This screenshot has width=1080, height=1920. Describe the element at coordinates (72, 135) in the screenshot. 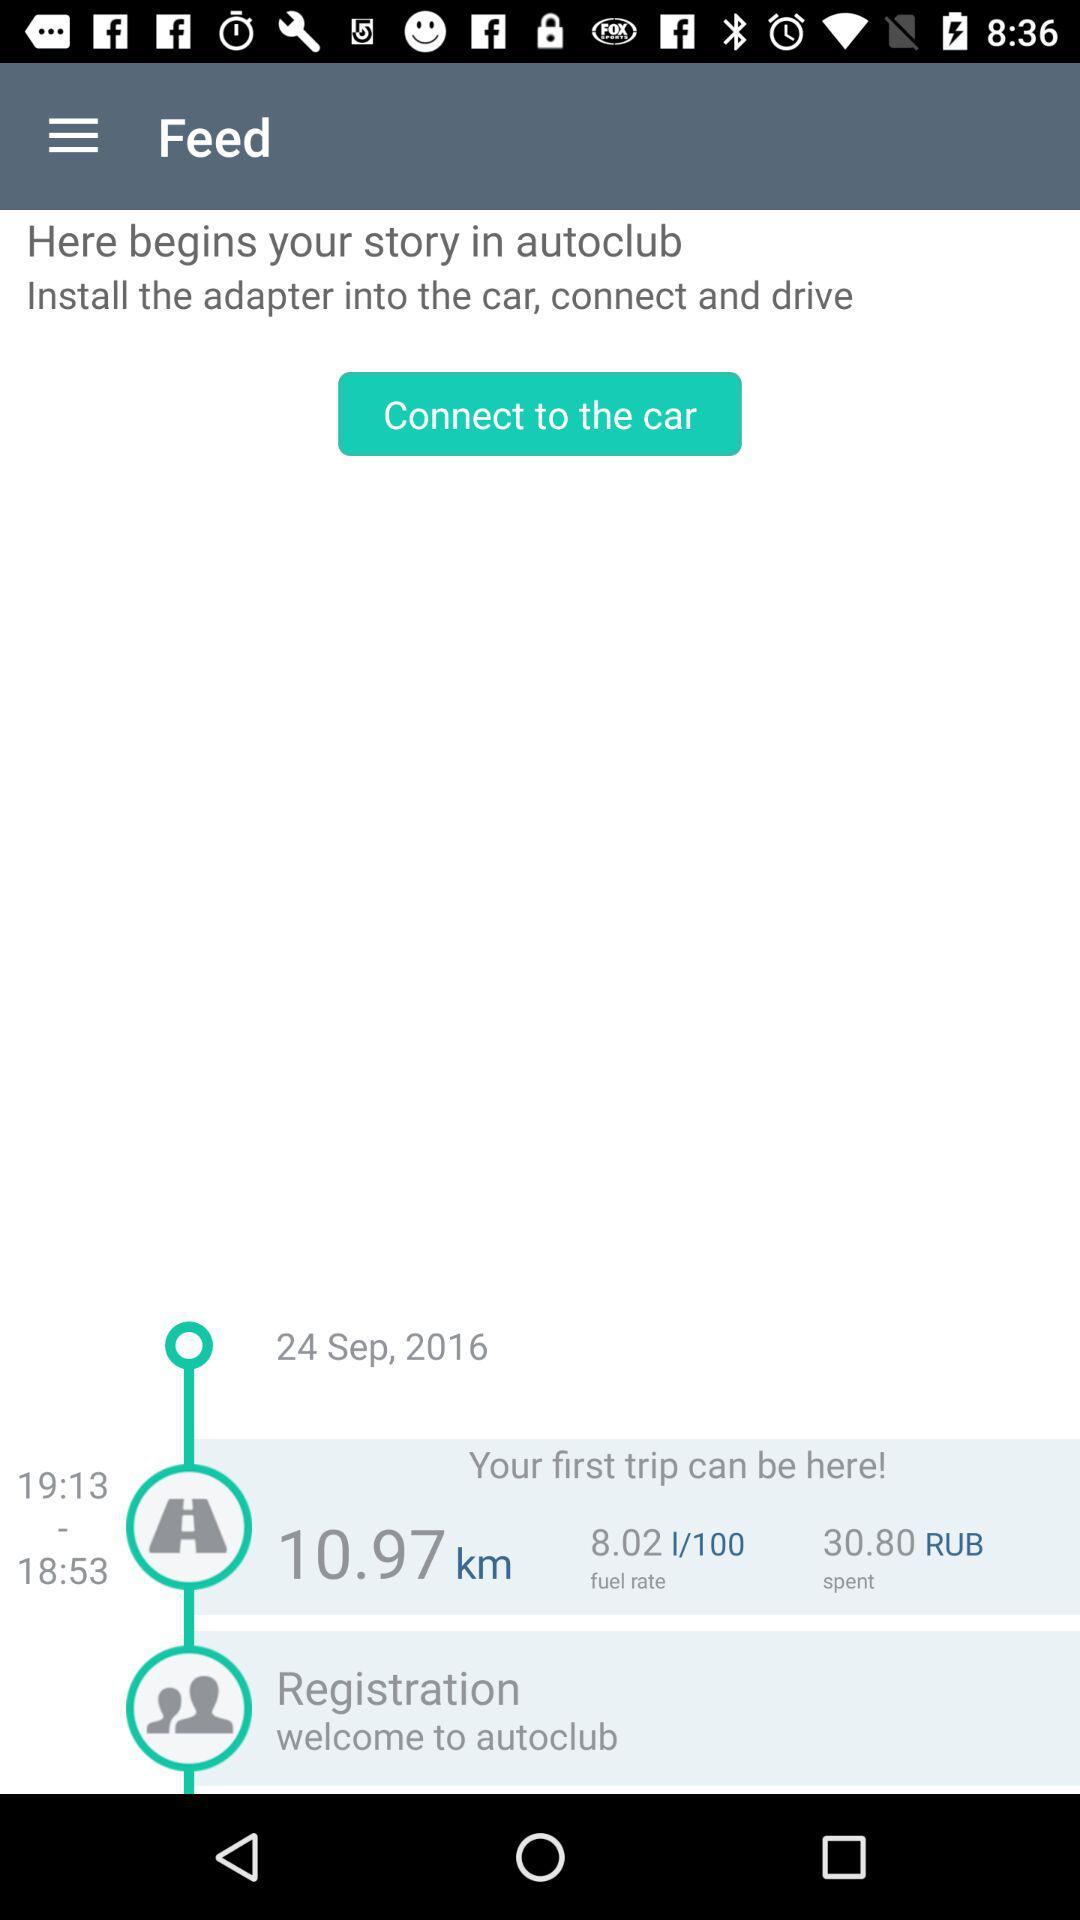

I see `the icon to the left of feed app` at that location.